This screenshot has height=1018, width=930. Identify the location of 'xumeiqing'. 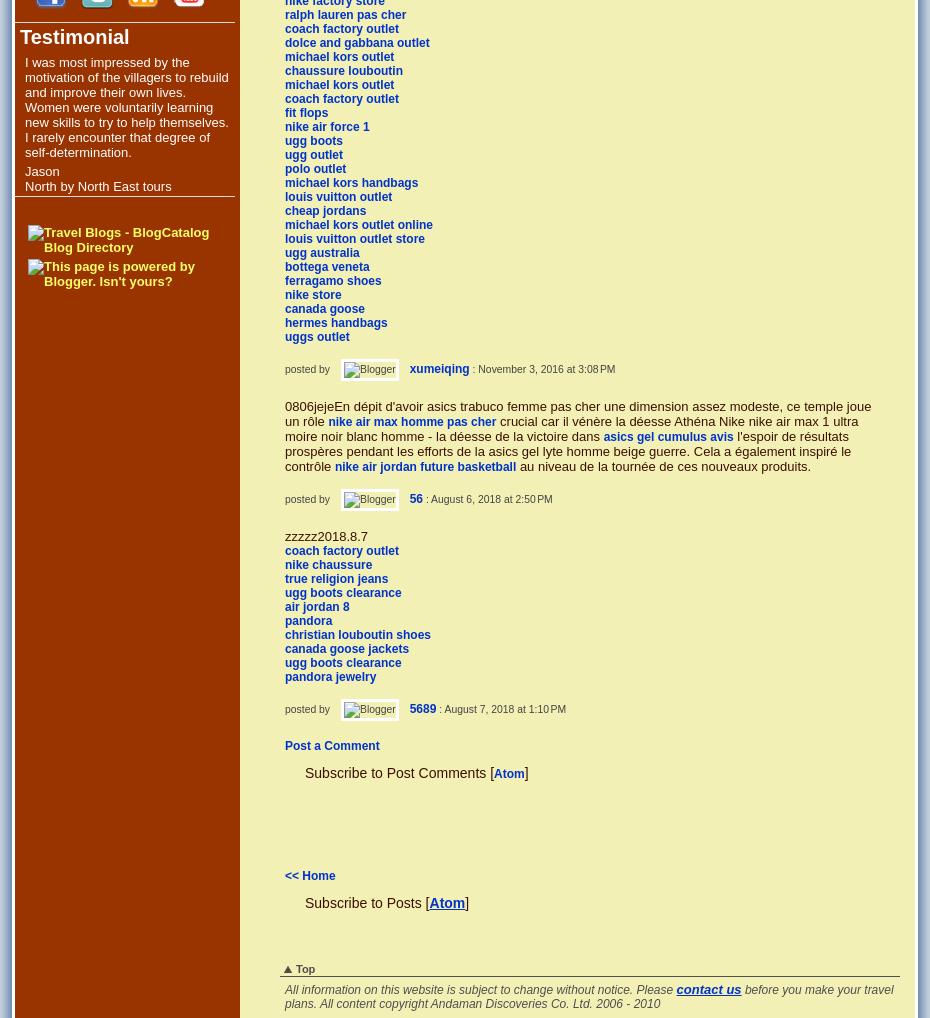
(438, 368).